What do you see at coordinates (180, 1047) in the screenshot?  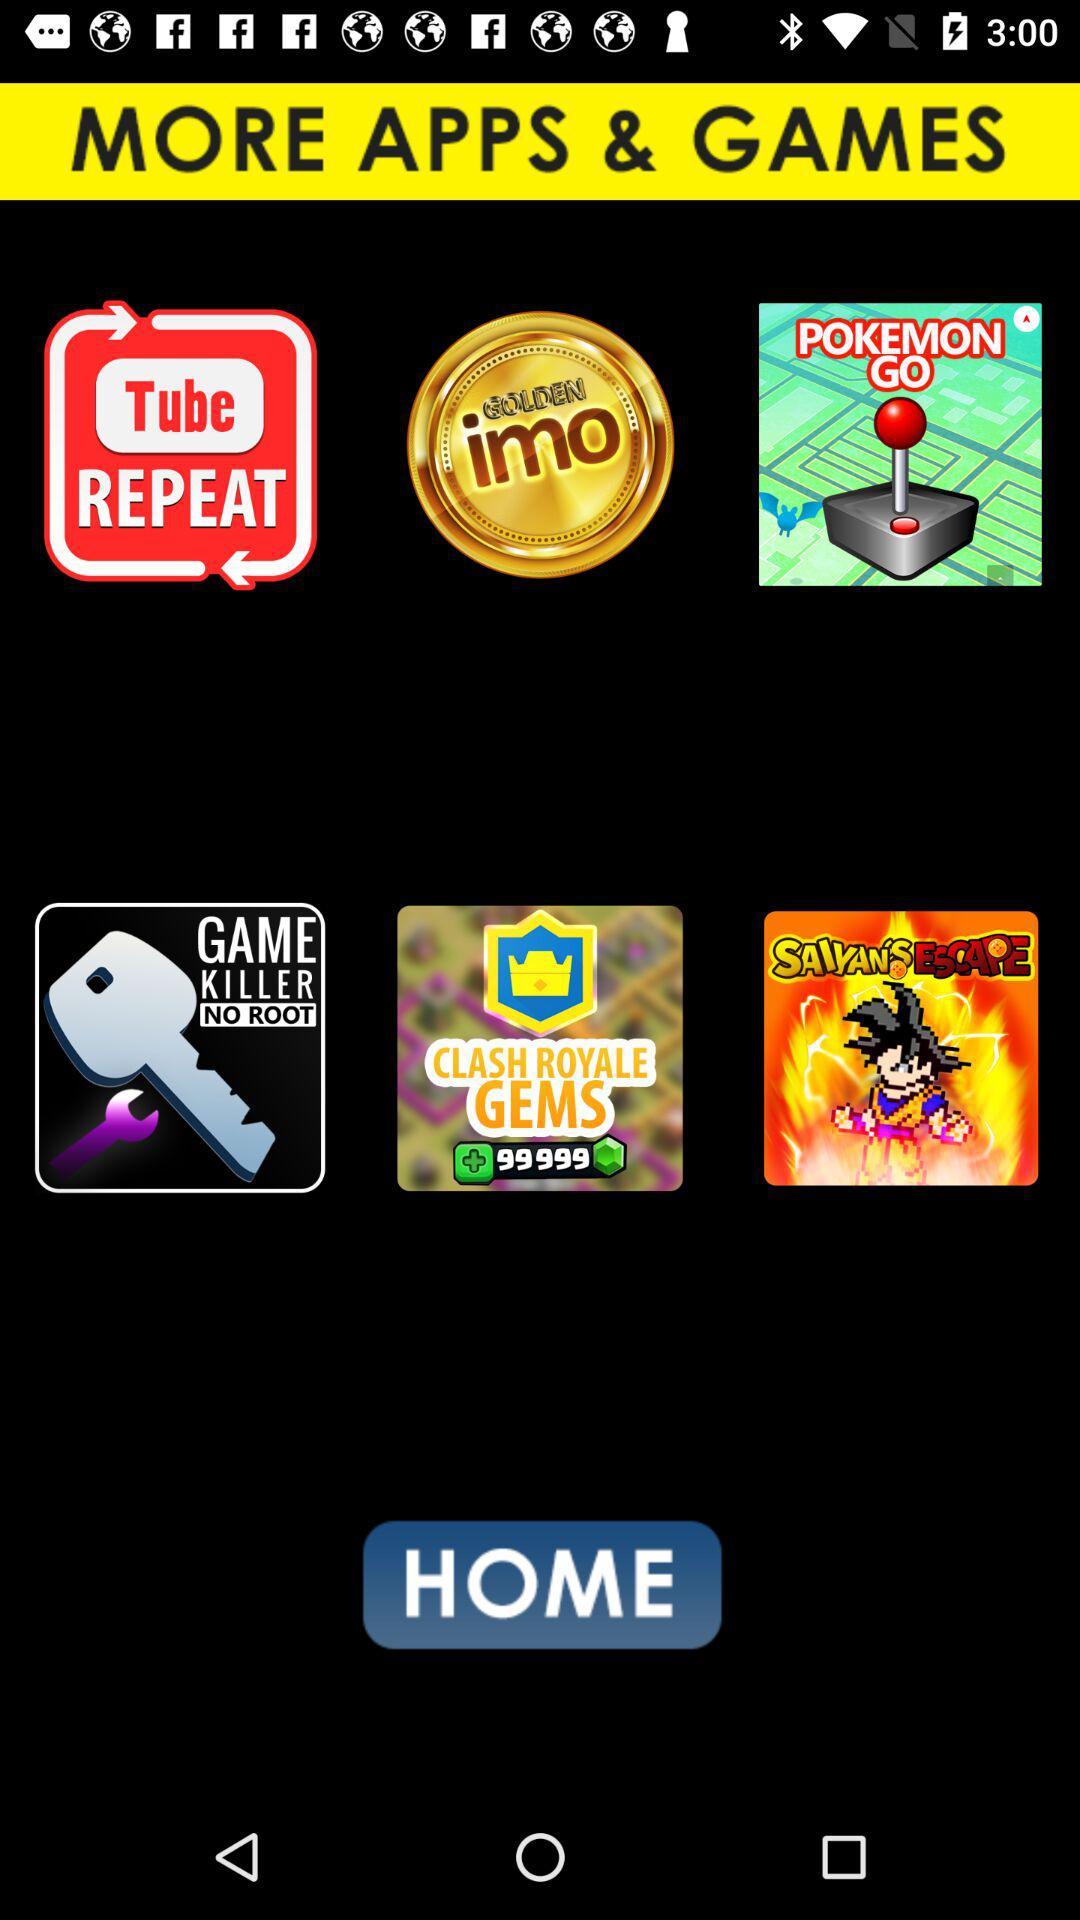 I see `choose game` at bounding box center [180, 1047].